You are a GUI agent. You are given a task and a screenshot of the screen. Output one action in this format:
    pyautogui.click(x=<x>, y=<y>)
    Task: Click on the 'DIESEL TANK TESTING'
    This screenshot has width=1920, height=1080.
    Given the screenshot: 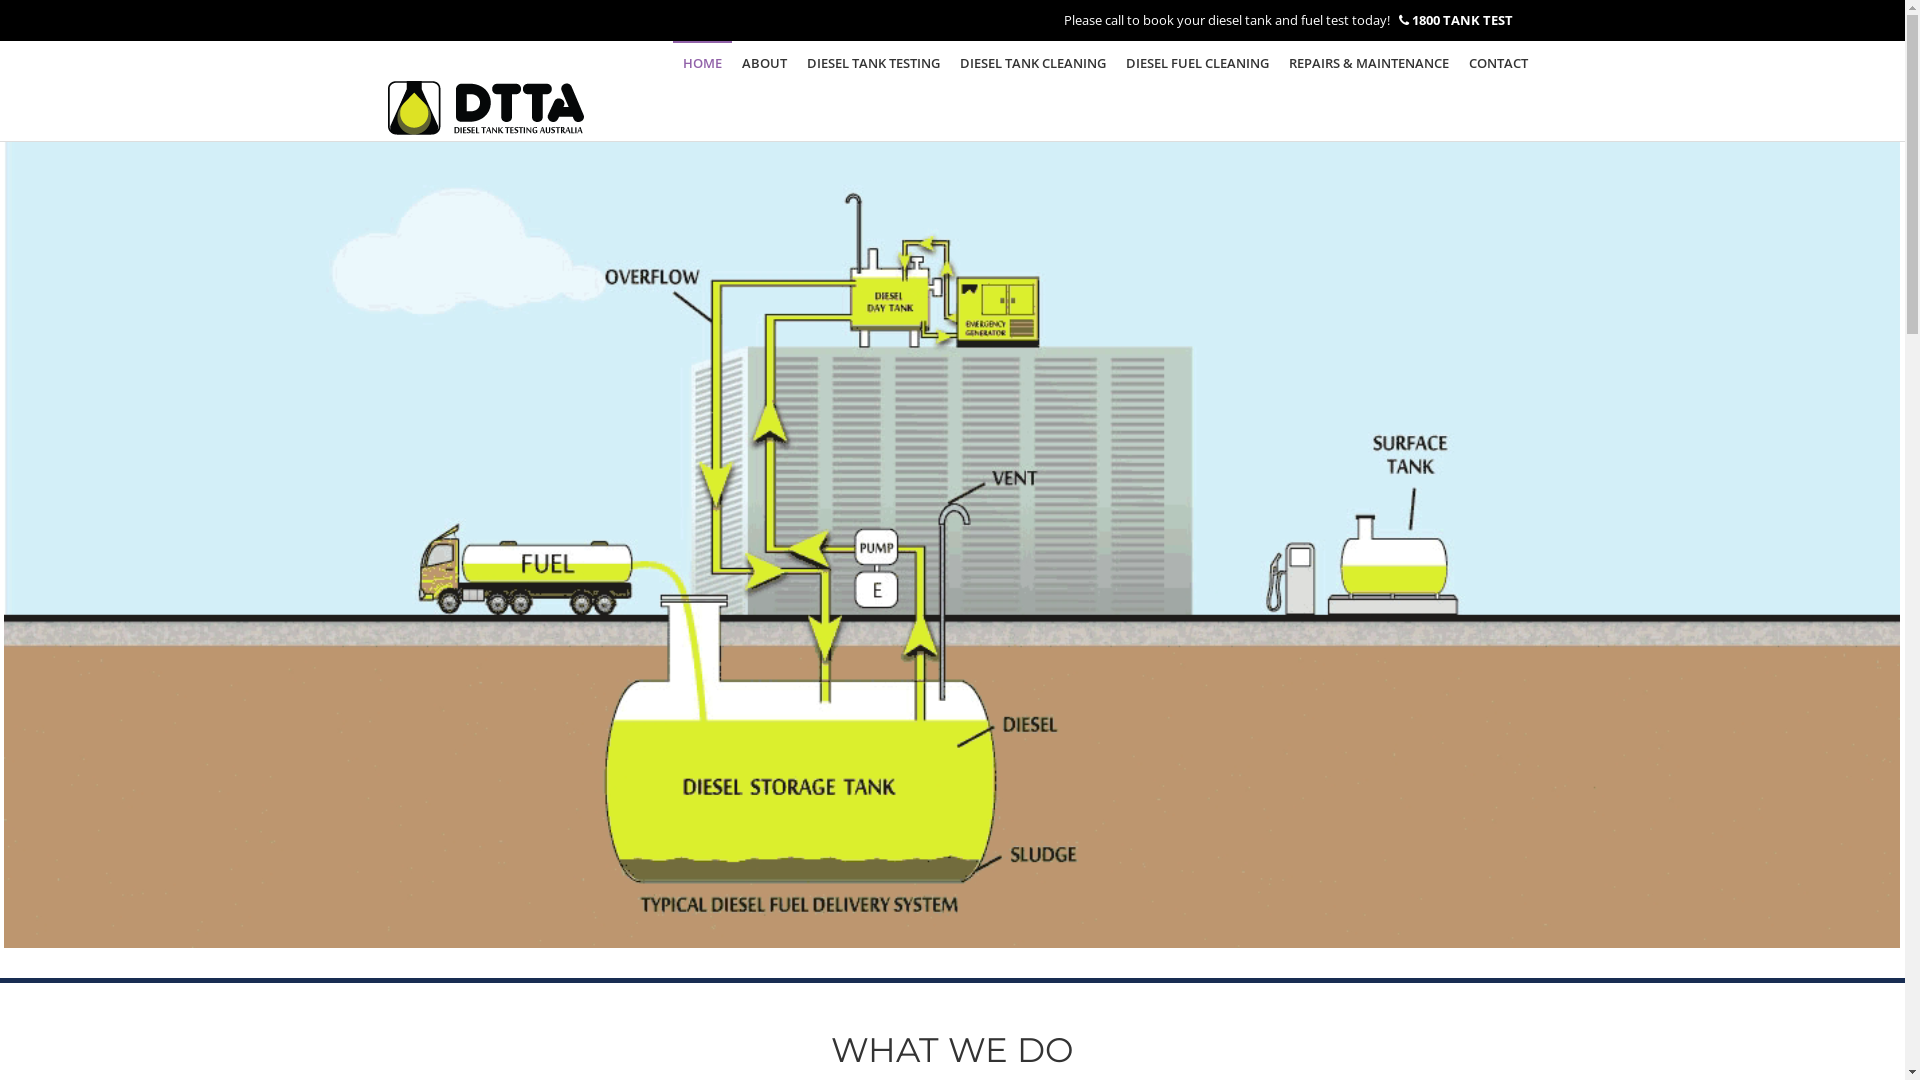 What is the action you would take?
    pyautogui.click(x=872, y=61)
    